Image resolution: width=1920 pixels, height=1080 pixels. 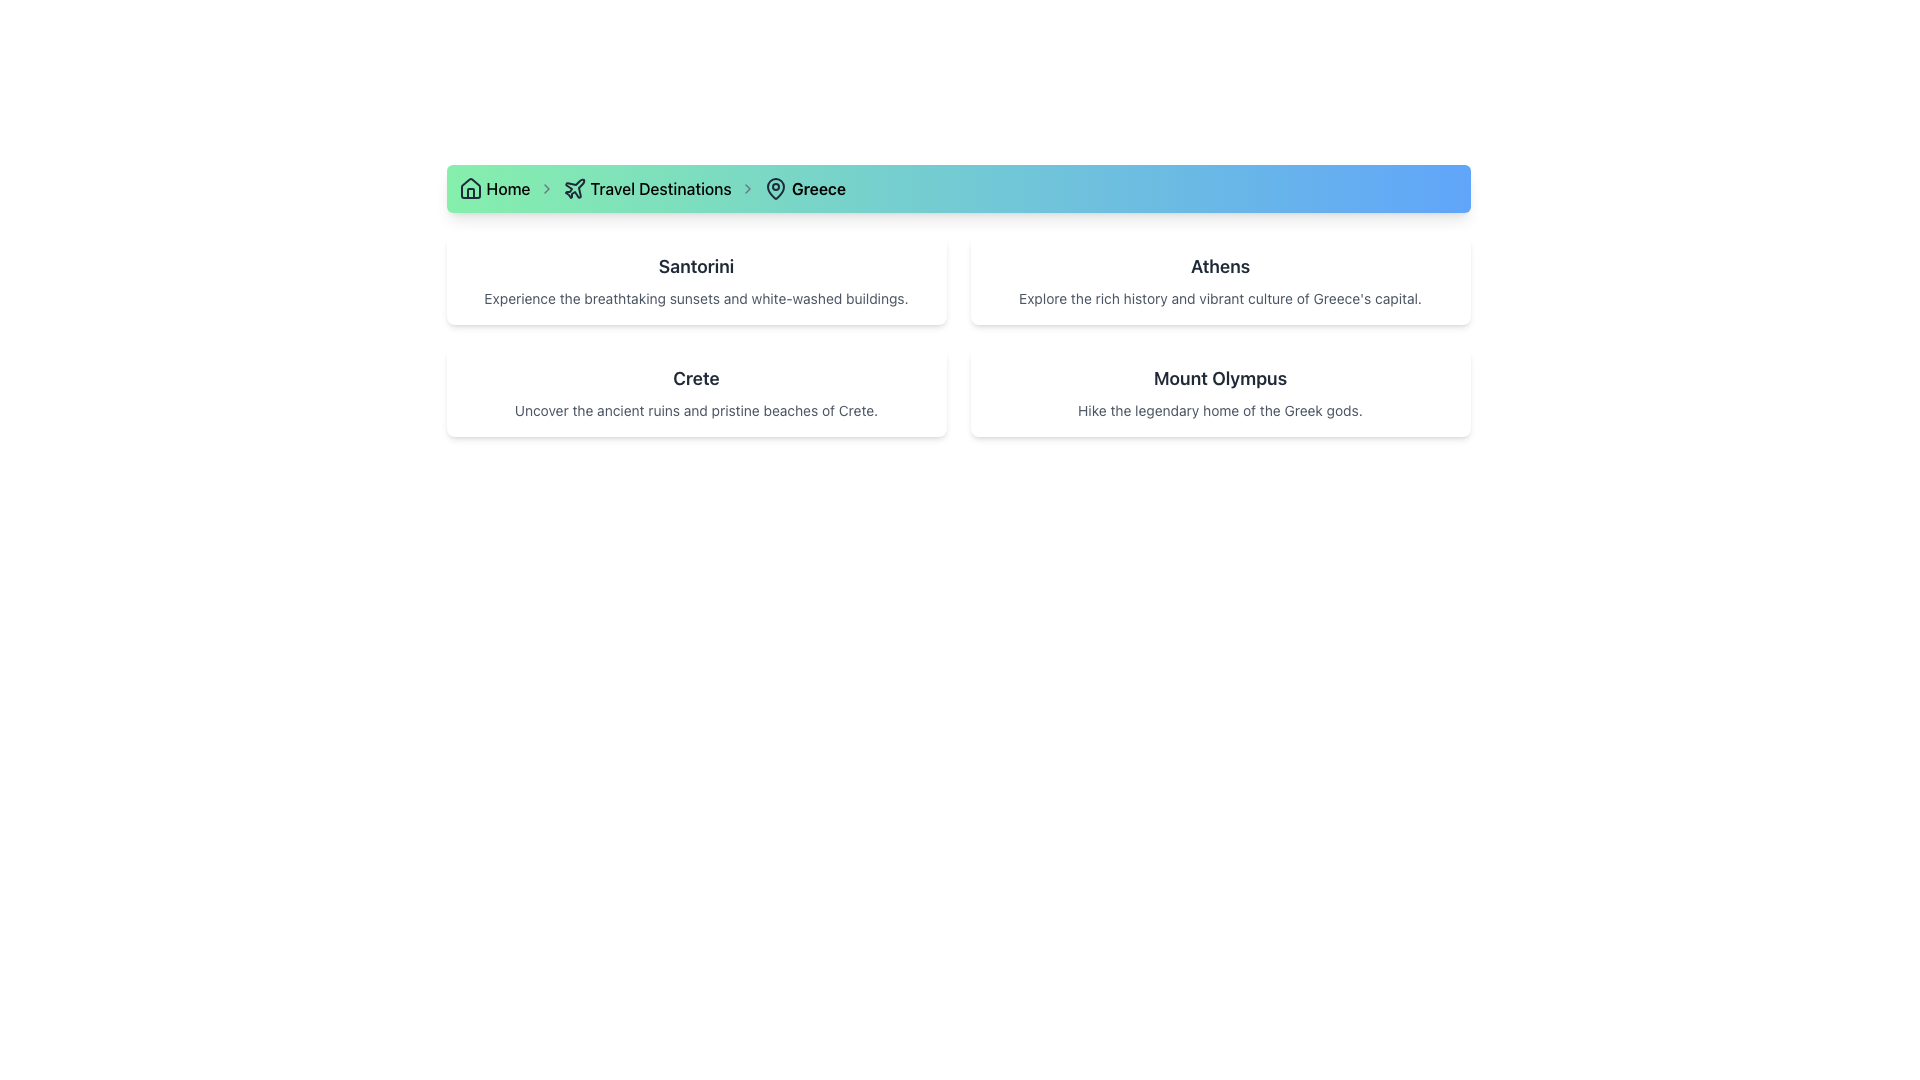 I want to click on the pin icon representing the 'Greece' navigation step in the breadcrumb navigation, so click(x=774, y=189).